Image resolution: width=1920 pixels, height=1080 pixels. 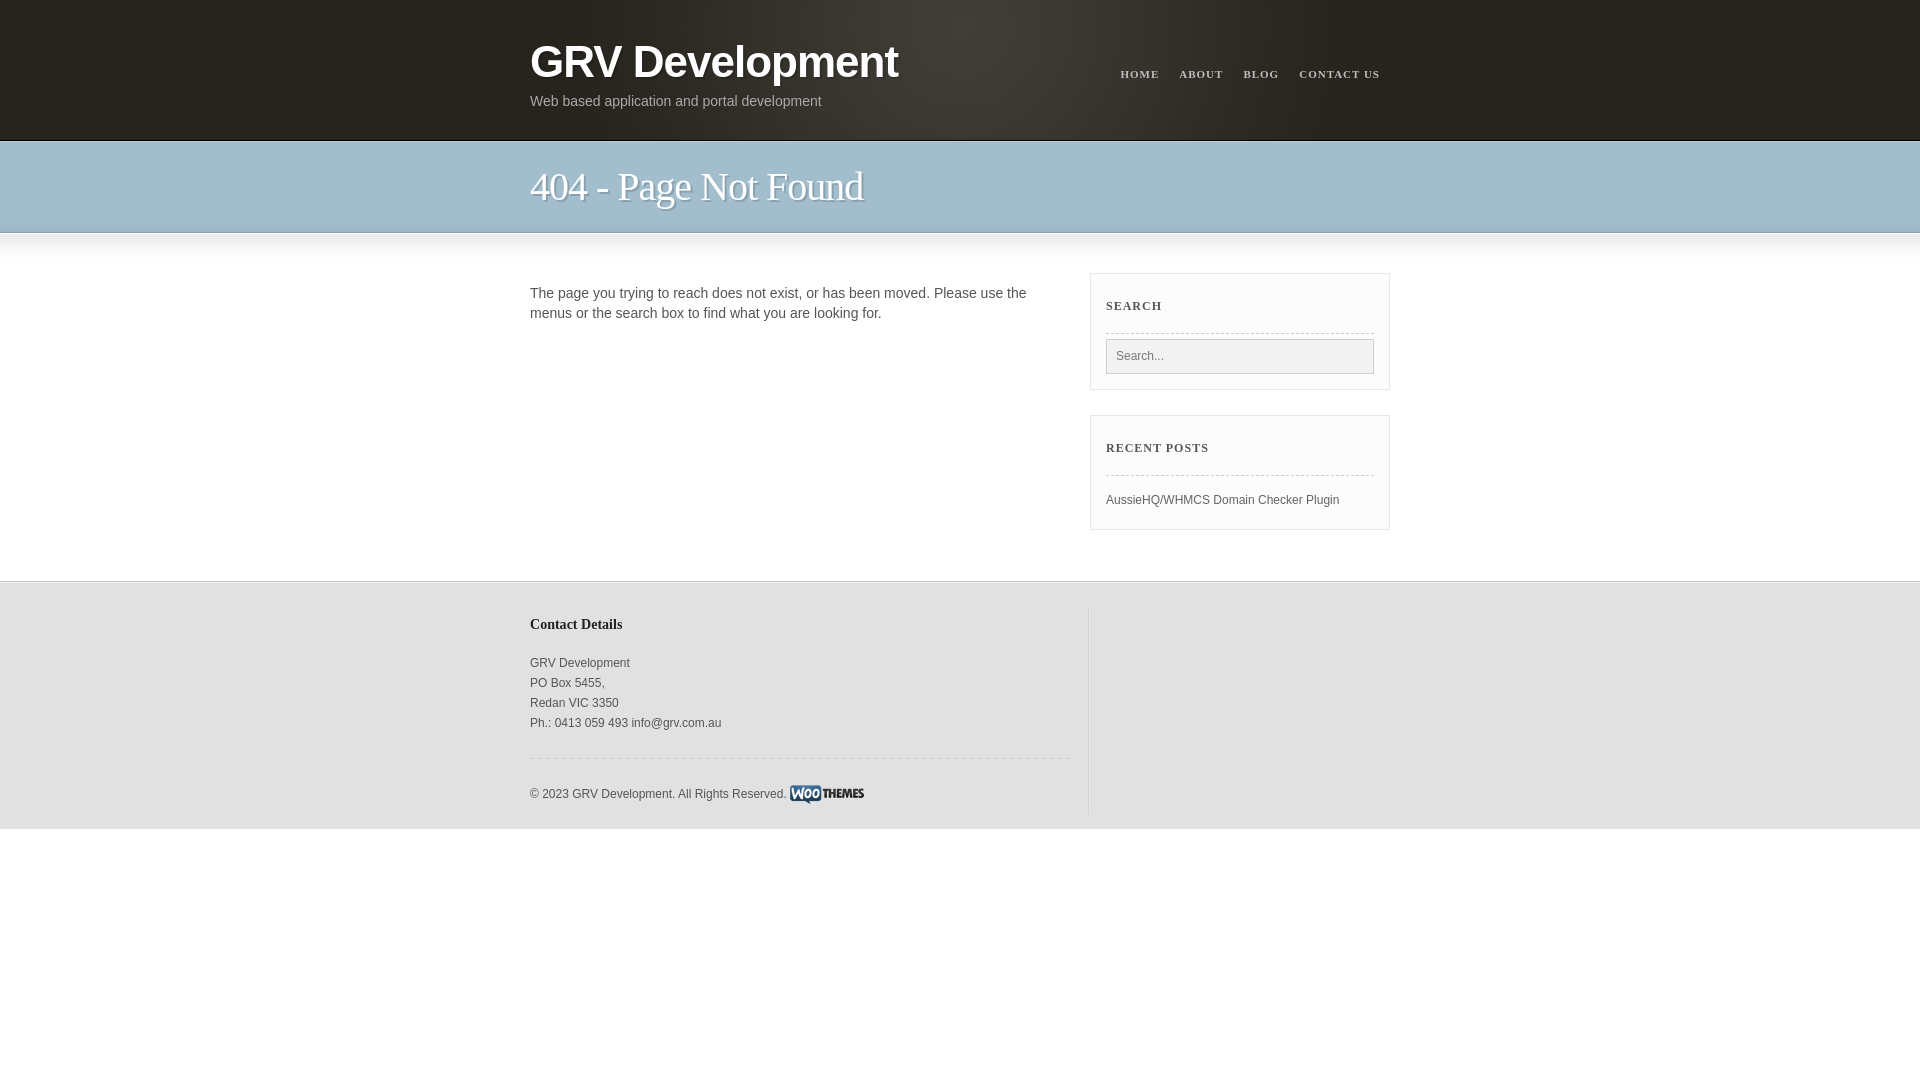 What do you see at coordinates (1169, 72) in the screenshot?
I see `'ABOUT'` at bounding box center [1169, 72].